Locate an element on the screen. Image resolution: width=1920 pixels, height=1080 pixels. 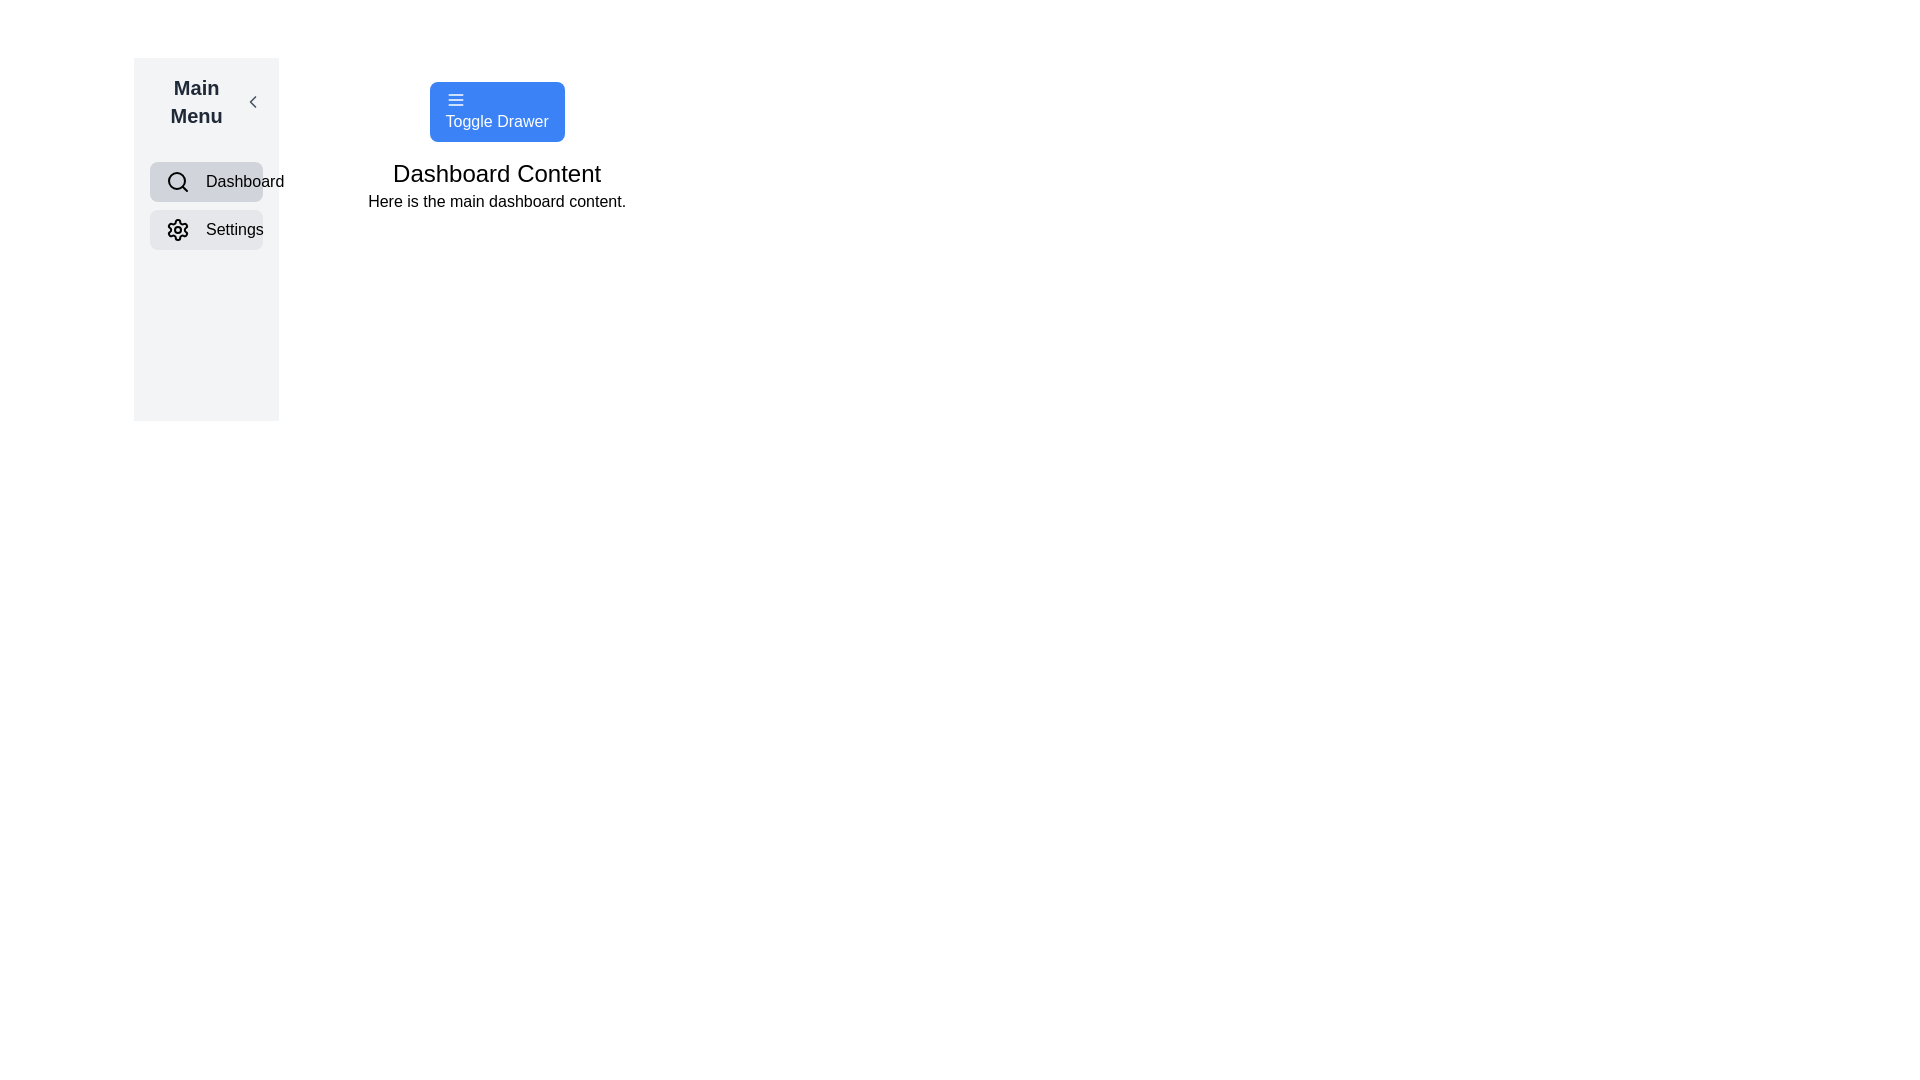
the settings button located in the vertical side menu, which is the second item below the 'Dashboard' option is located at coordinates (206, 229).